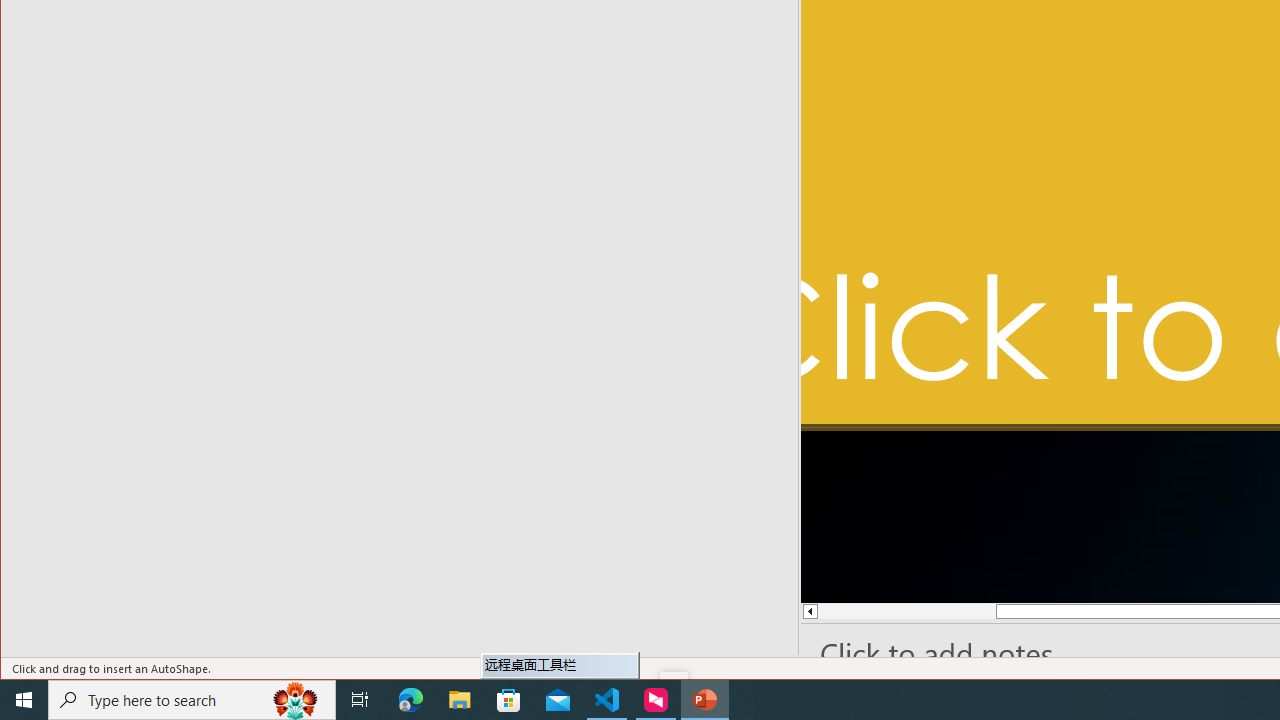 The height and width of the screenshot is (720, 1280). Describe the element at coordinates (24, 698) in the screenshot. I see `'Start'` at that location.